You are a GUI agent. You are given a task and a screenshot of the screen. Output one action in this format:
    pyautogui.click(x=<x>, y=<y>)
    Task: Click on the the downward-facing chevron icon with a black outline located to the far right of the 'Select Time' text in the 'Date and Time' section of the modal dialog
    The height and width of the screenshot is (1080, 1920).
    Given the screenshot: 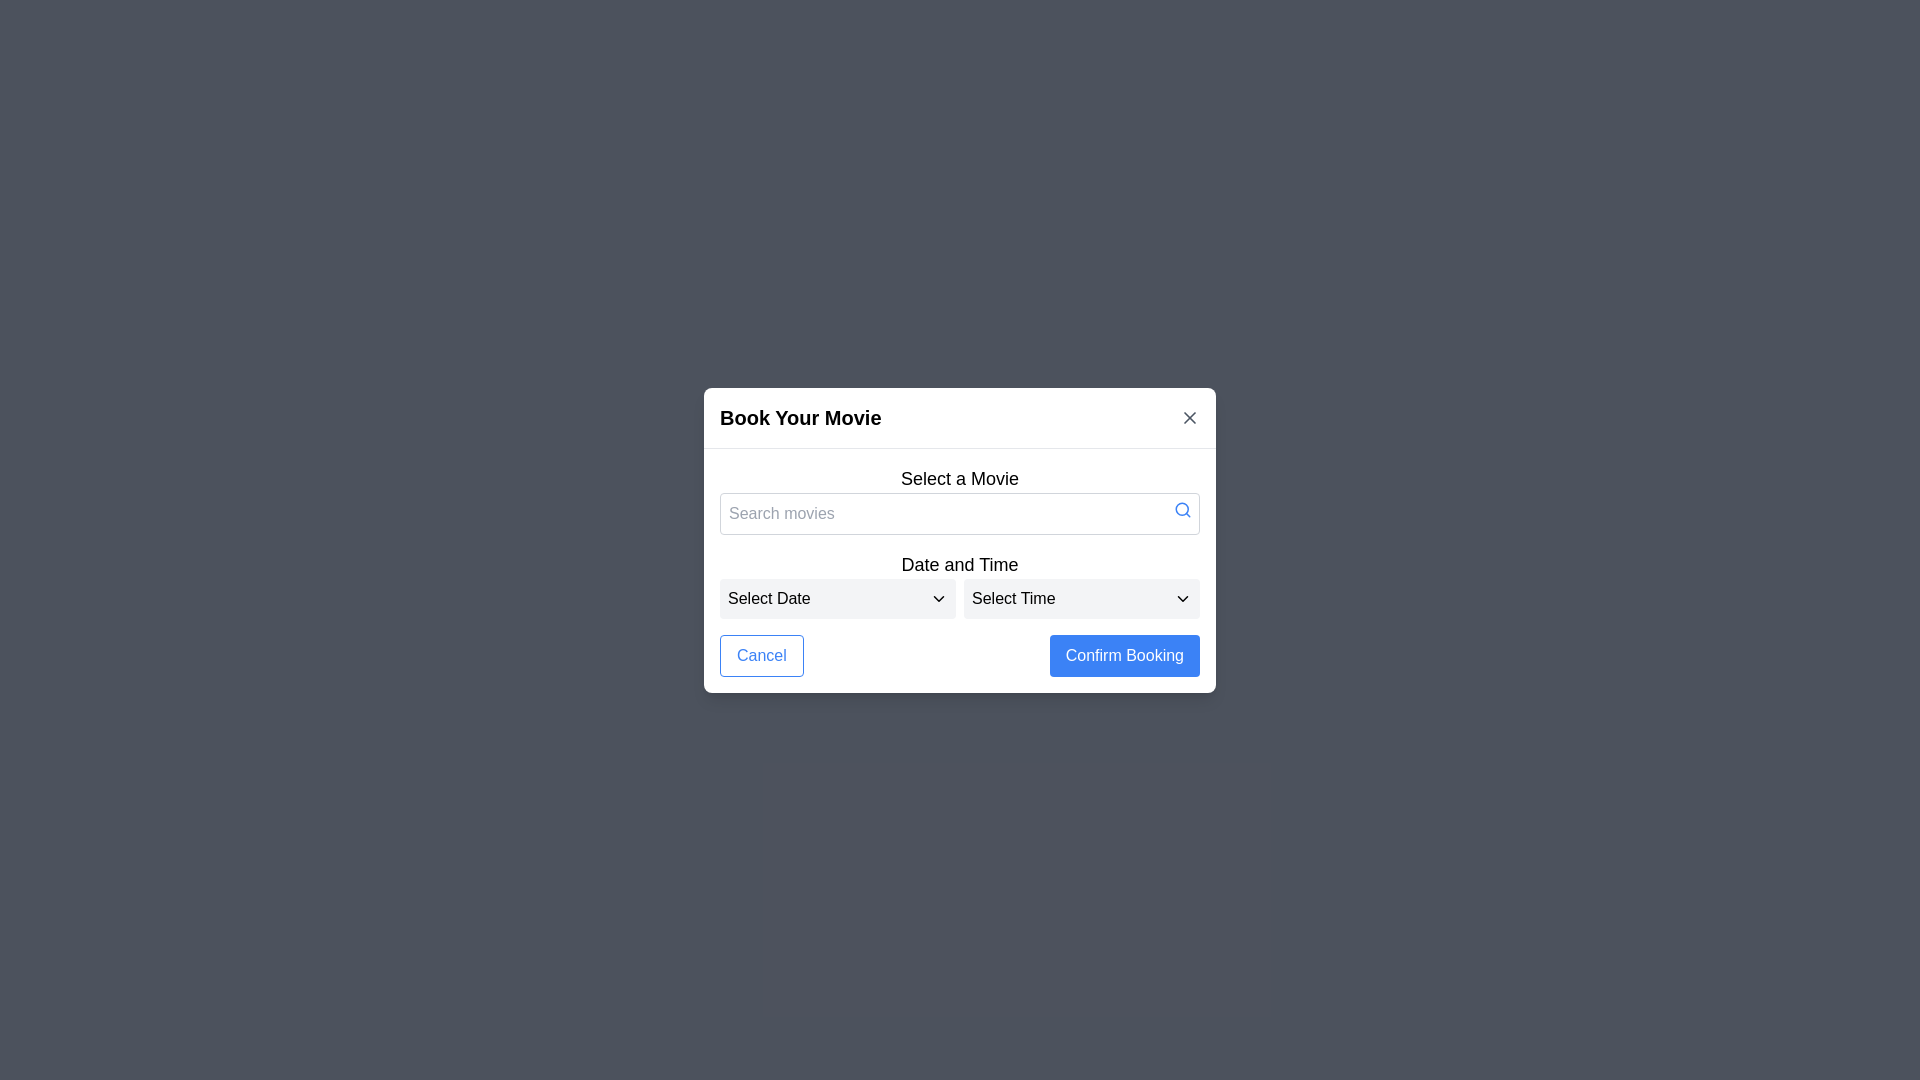 What is the action you would take?
    pyautogui.click(x=1182, y=597)
    